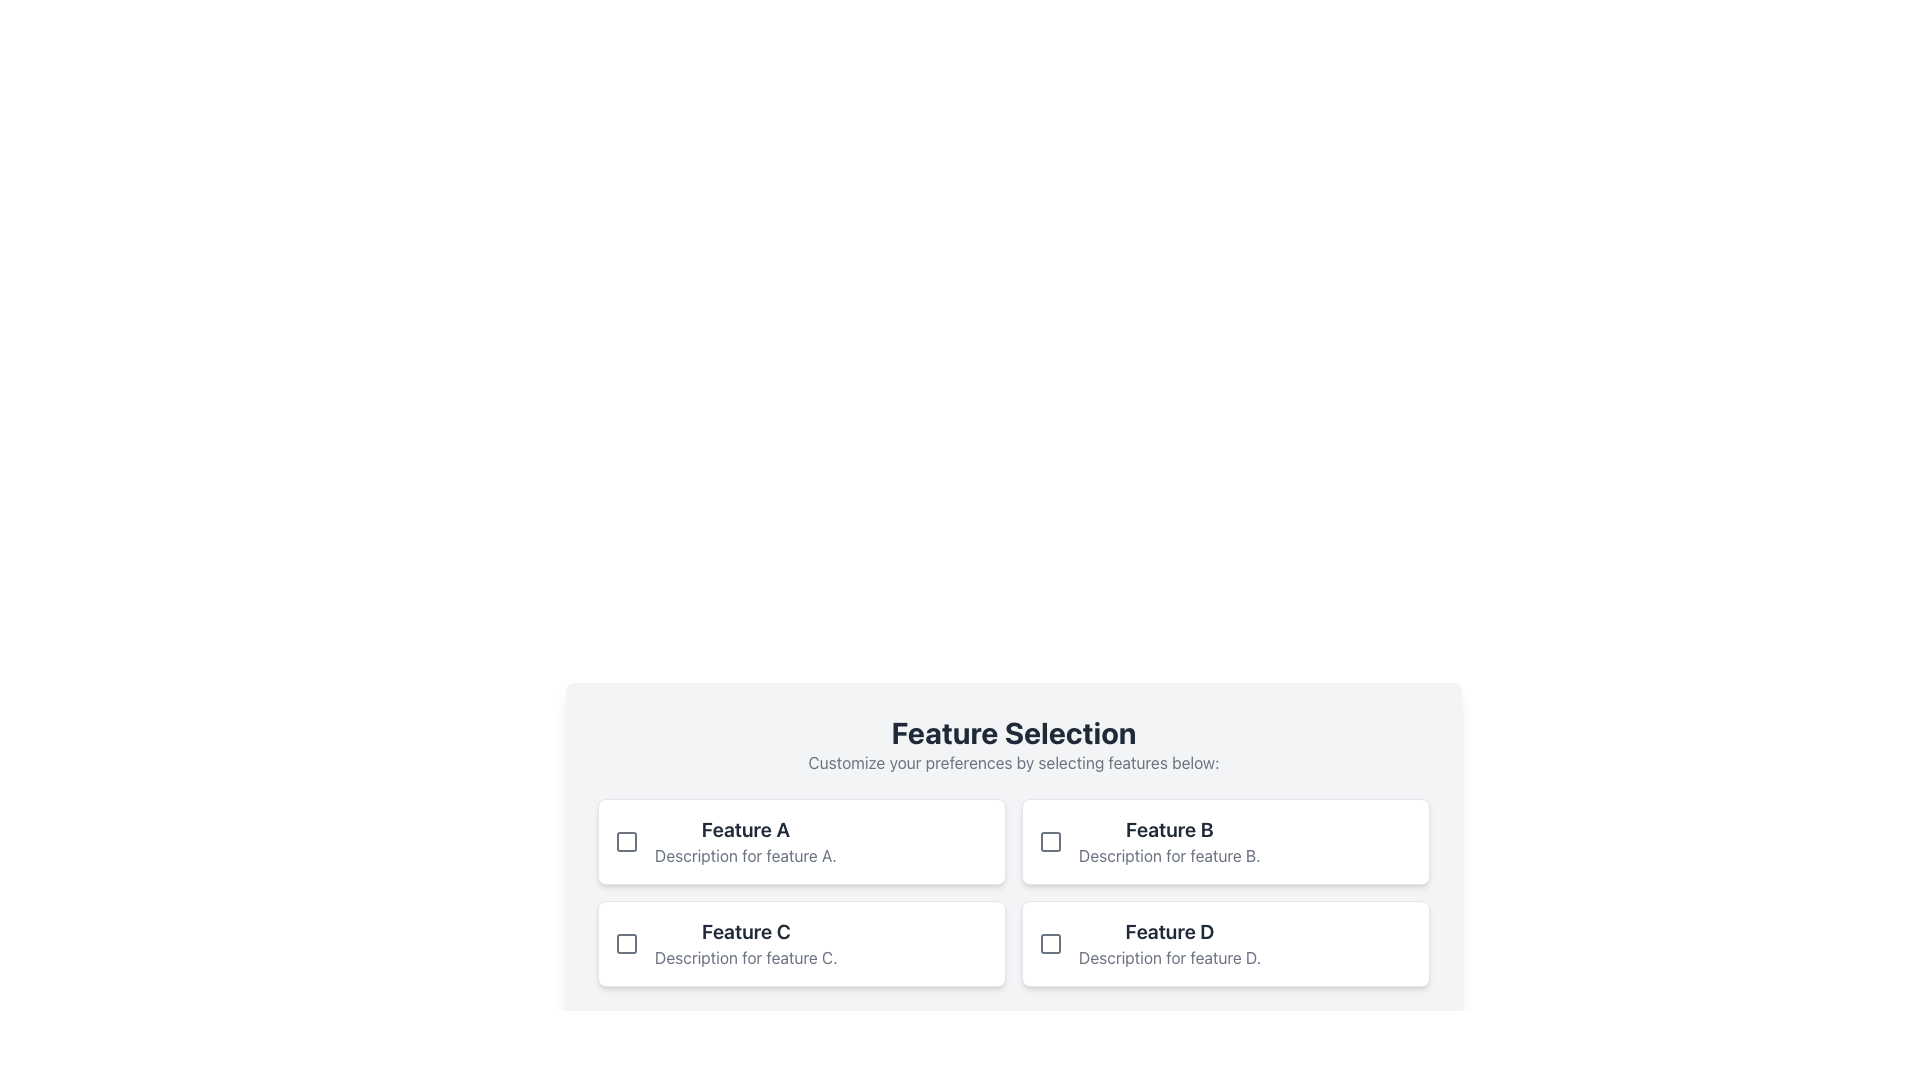 The height and width of the screenshot is (1080, 1920). I want to click on descriptive label located below the 'Feature B' heading text in the top-right quadrant of the 'Feature Selection' grid, so click(1169, 855).